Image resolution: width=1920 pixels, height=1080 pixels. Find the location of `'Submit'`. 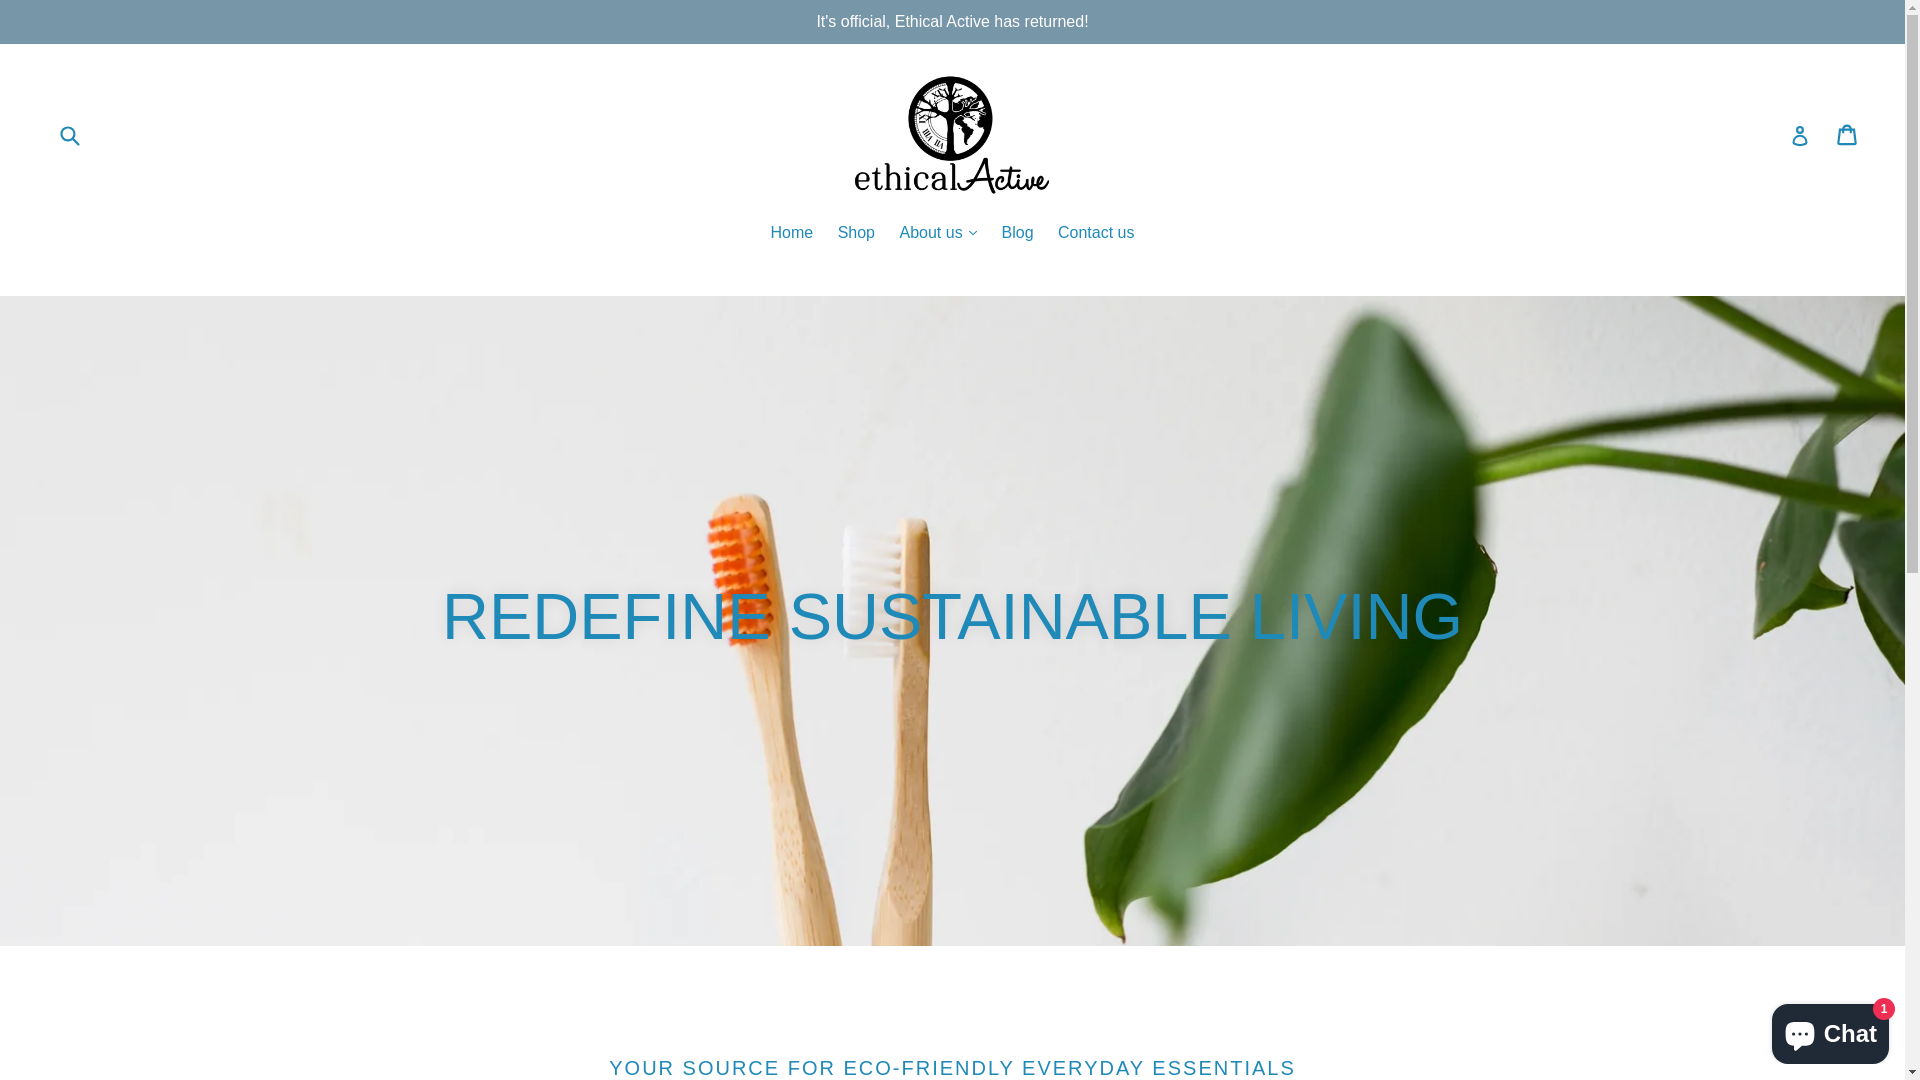

'Submit' is located at coordinates (68, 134).